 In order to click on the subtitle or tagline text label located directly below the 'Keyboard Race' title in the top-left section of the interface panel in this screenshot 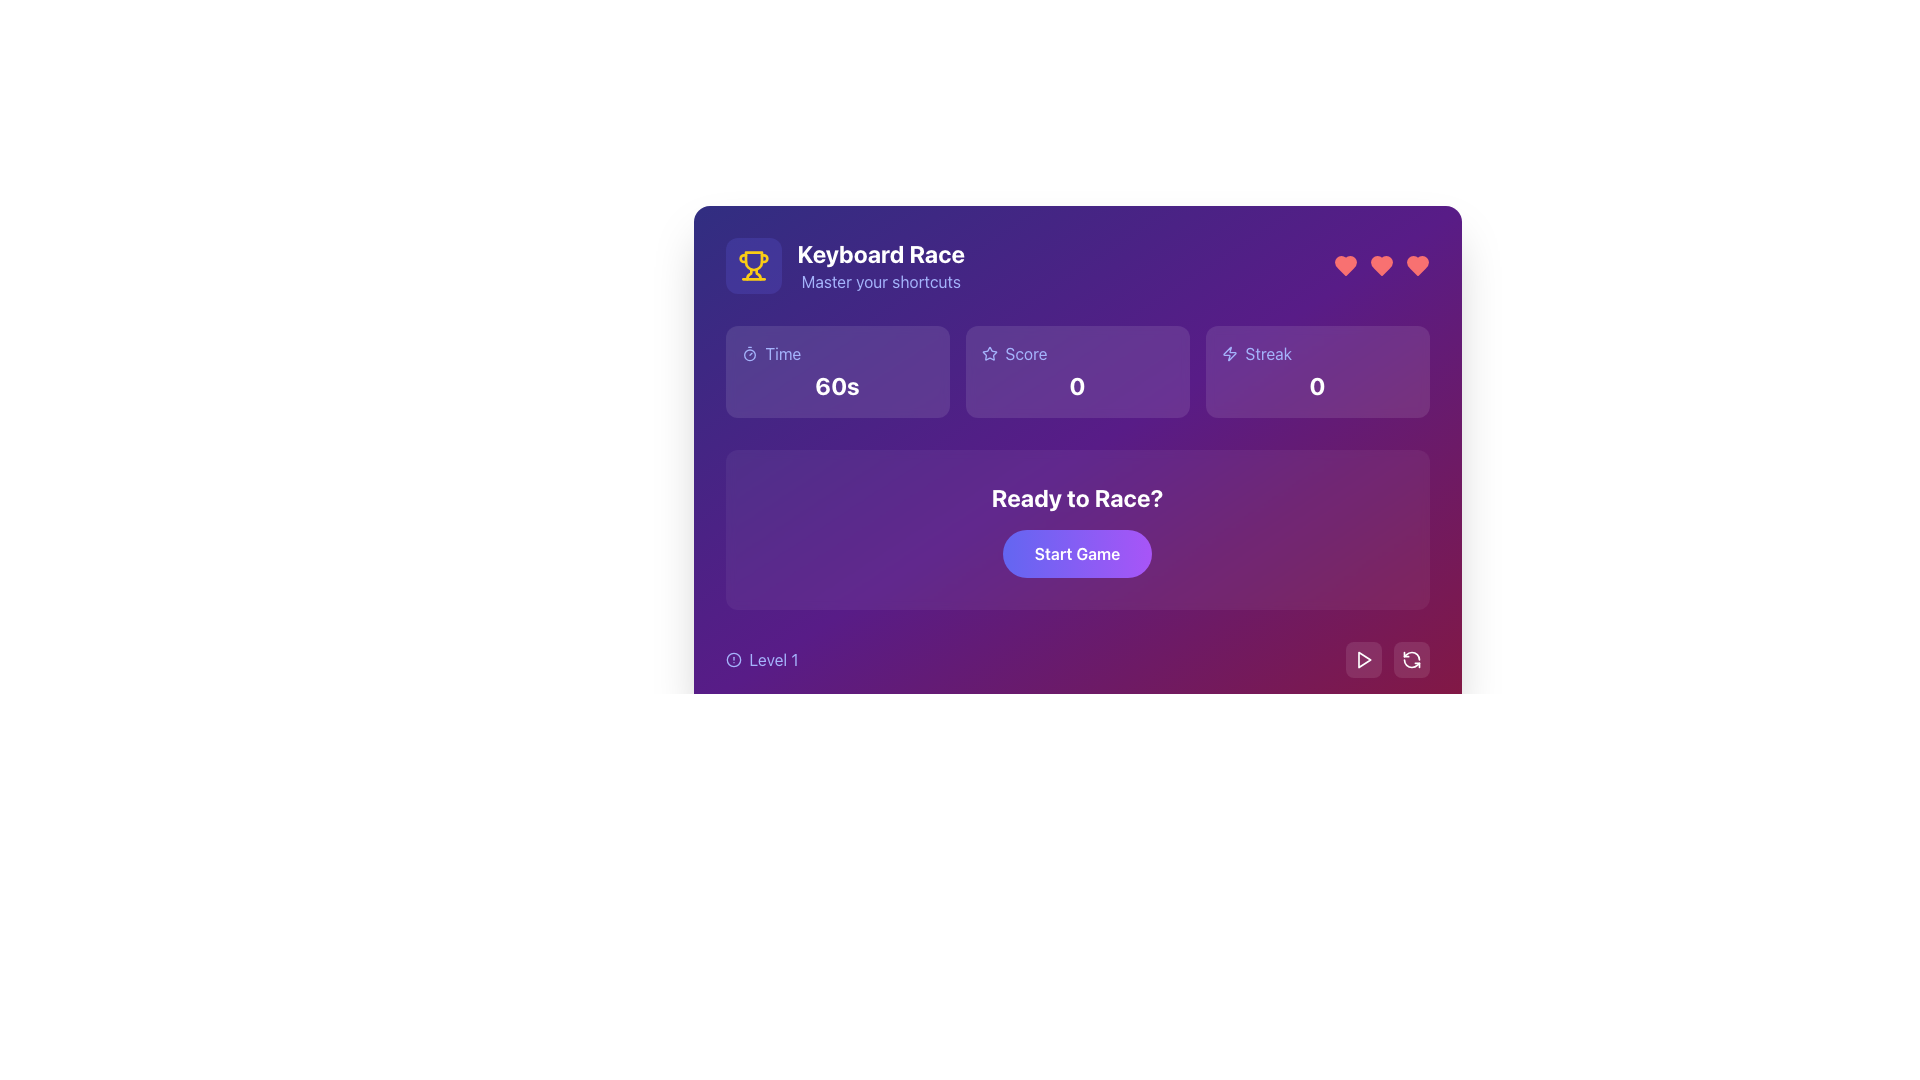, I will do `click(880, 281)`.